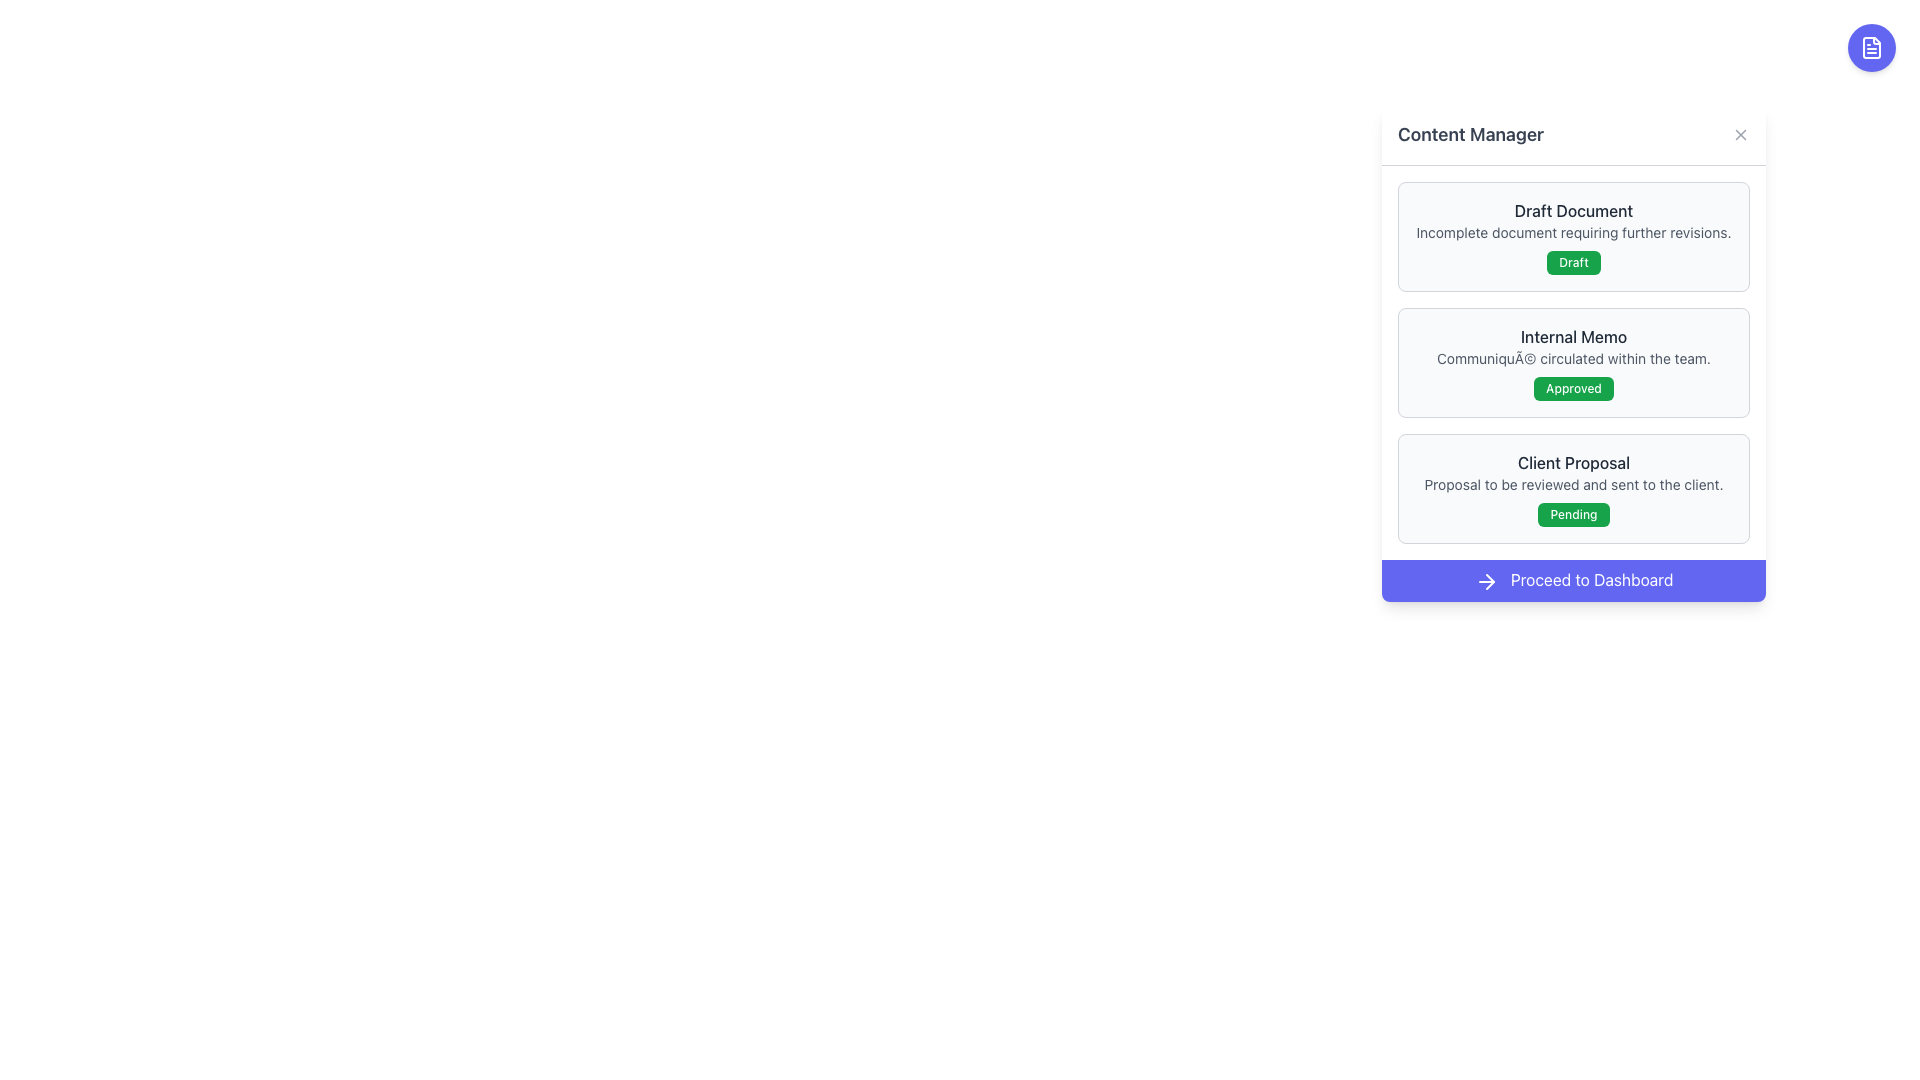 This screenshot has width=1920, height=1080. Describe the element at coordinates (1573, 231) in the screenshot. I see `the static text label displaying 'Incomplete document requiring further revisions.' located beneath the 'Draft Document' section title` at that location.